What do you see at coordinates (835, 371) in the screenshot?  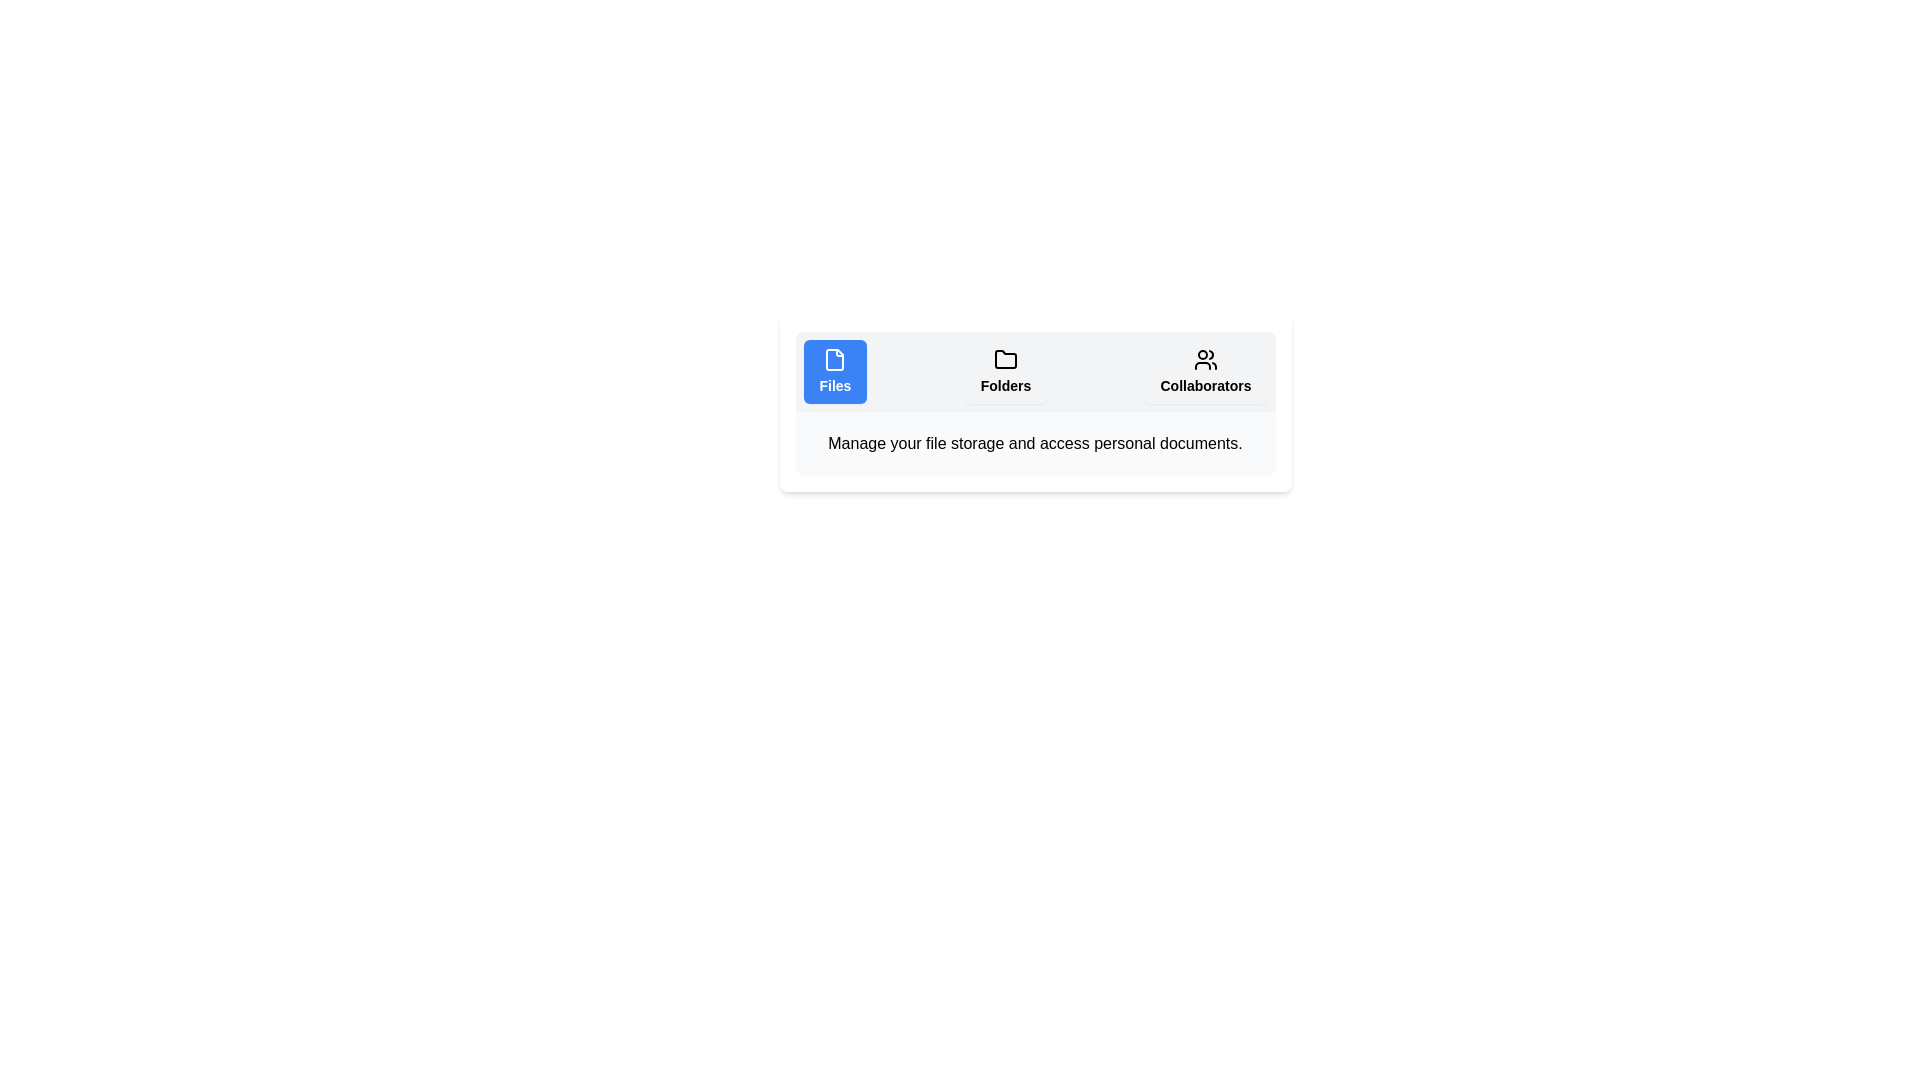 I see `the Files tab to display its content description` at bounding box center [835, 371].